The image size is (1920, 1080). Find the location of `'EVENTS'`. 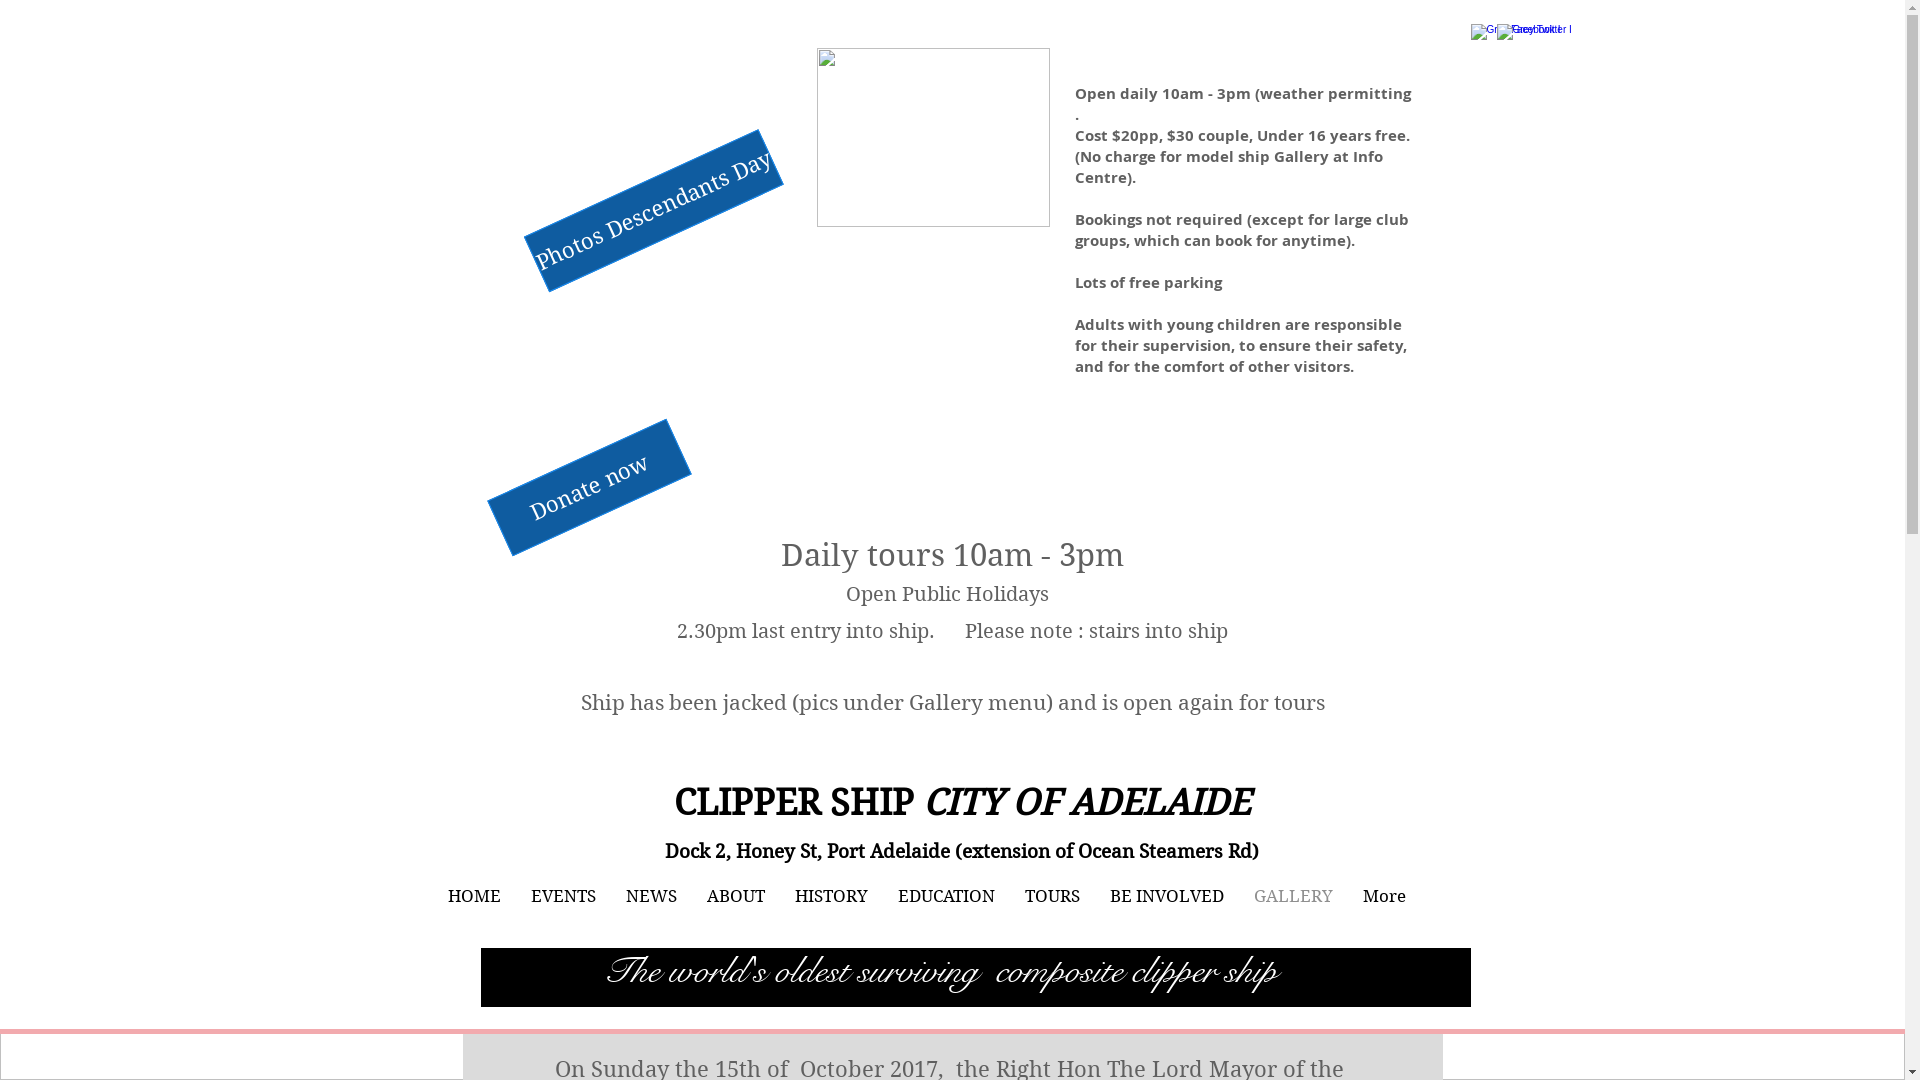

'EVENTS' is located at coordinates (562, 895).